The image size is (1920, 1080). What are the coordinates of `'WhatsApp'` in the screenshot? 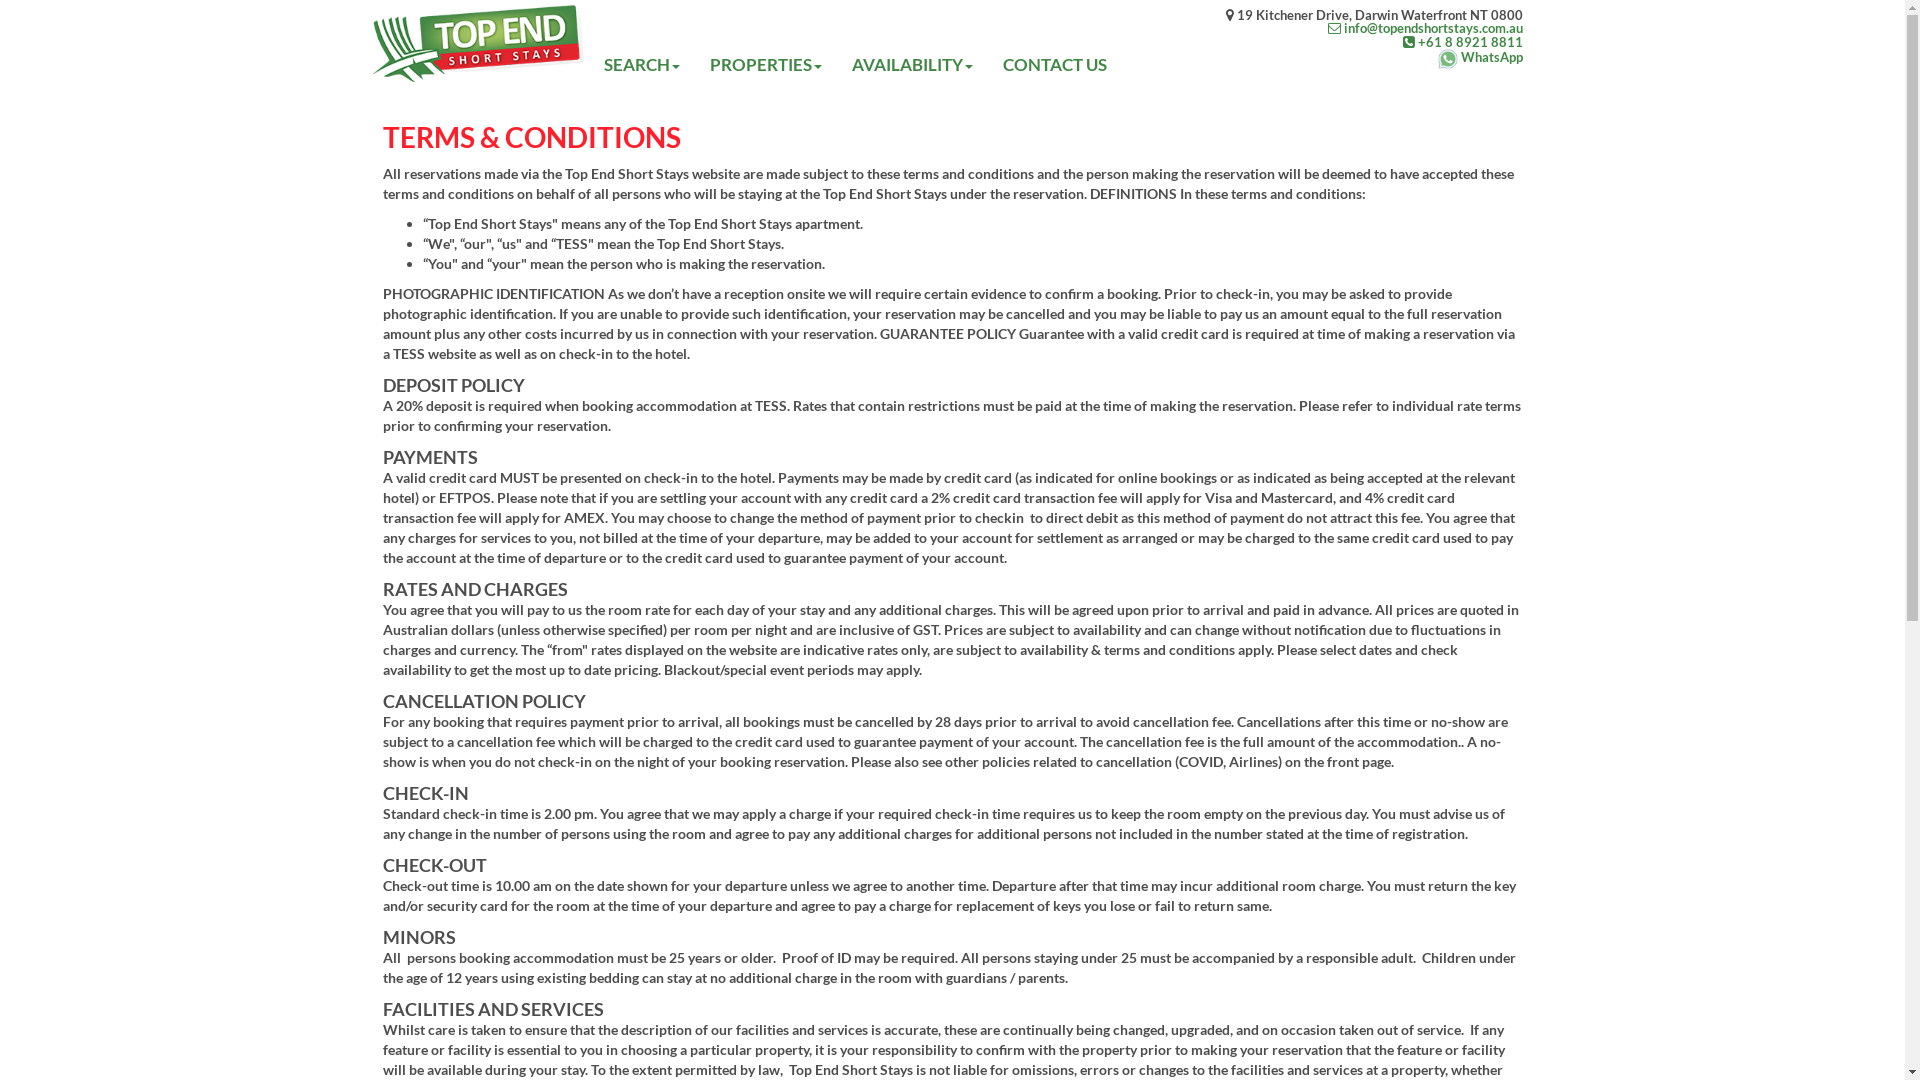 It's located at (1224, 57).